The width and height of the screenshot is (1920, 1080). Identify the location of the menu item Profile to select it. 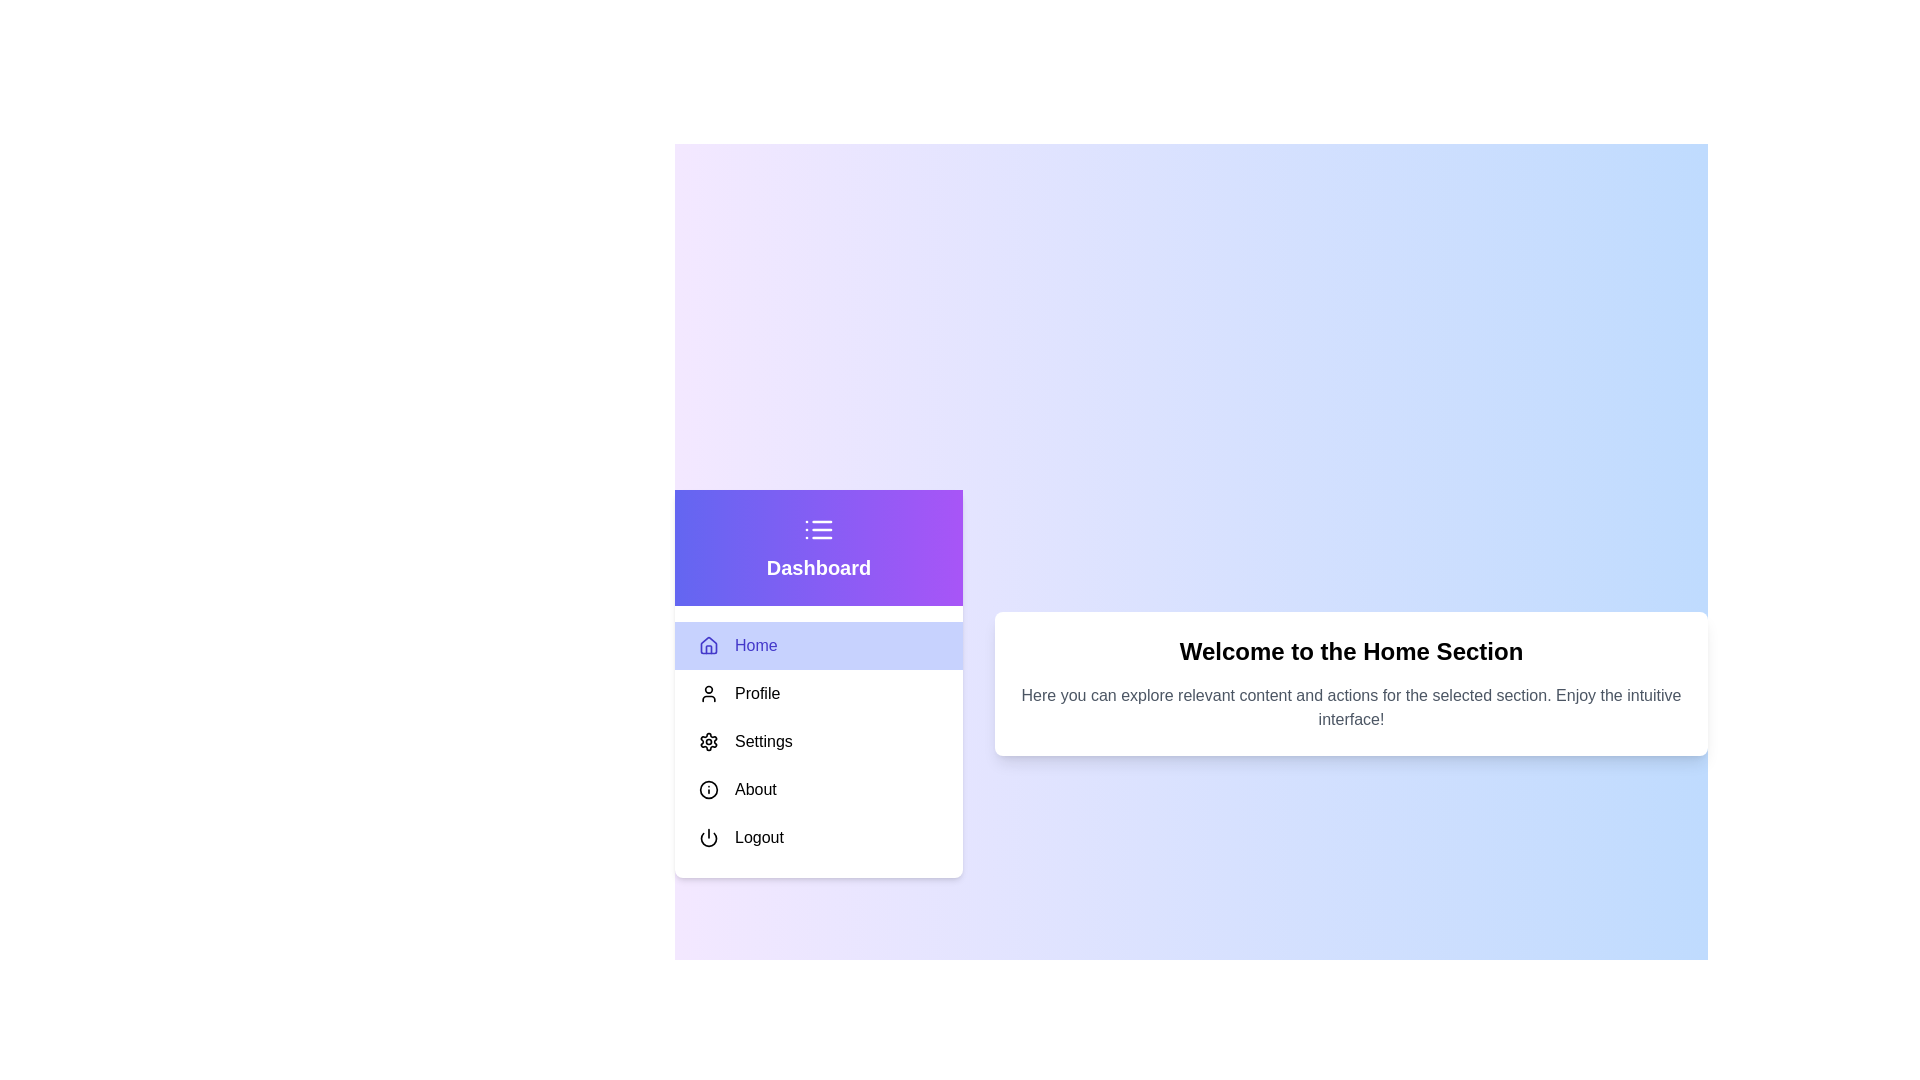
(819, 693).